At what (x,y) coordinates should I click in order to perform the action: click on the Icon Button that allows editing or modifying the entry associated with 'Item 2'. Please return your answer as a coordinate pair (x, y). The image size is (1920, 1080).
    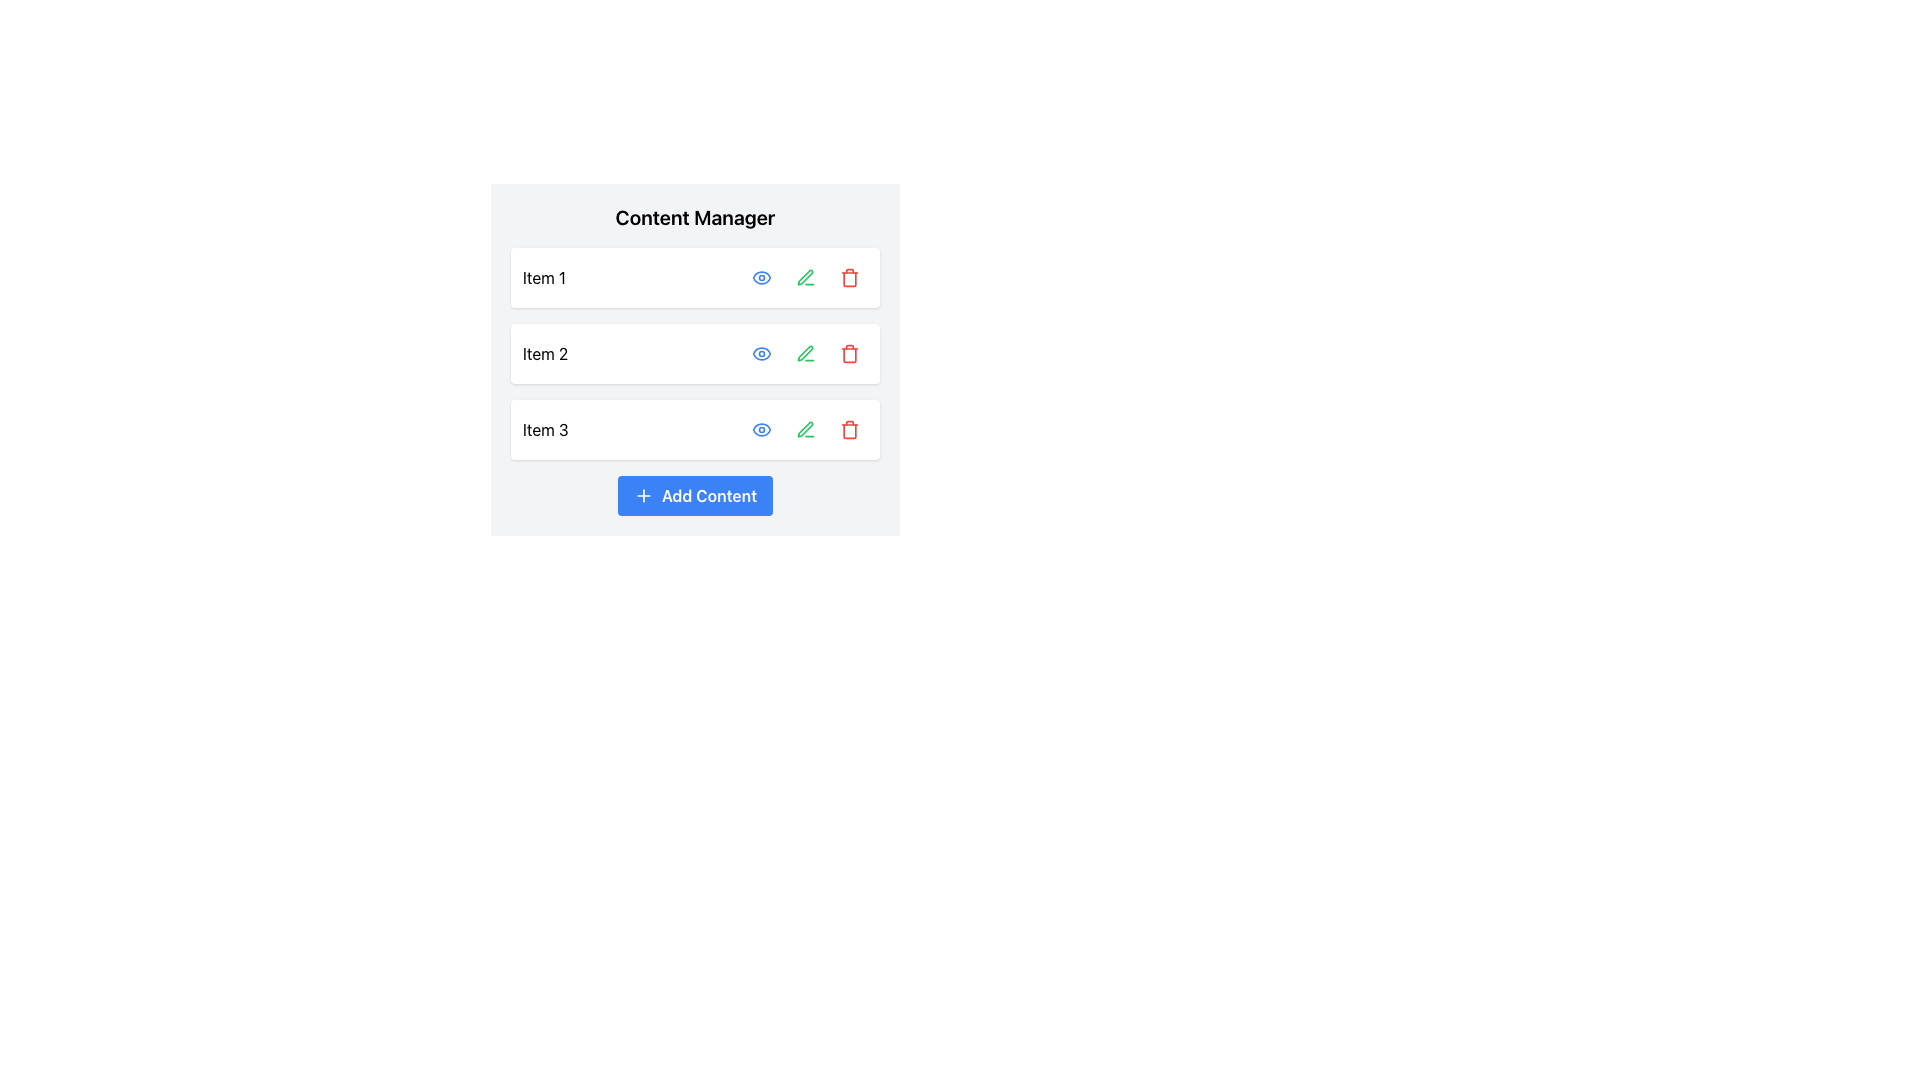
    Looking at the image, I should click on (806, 353).